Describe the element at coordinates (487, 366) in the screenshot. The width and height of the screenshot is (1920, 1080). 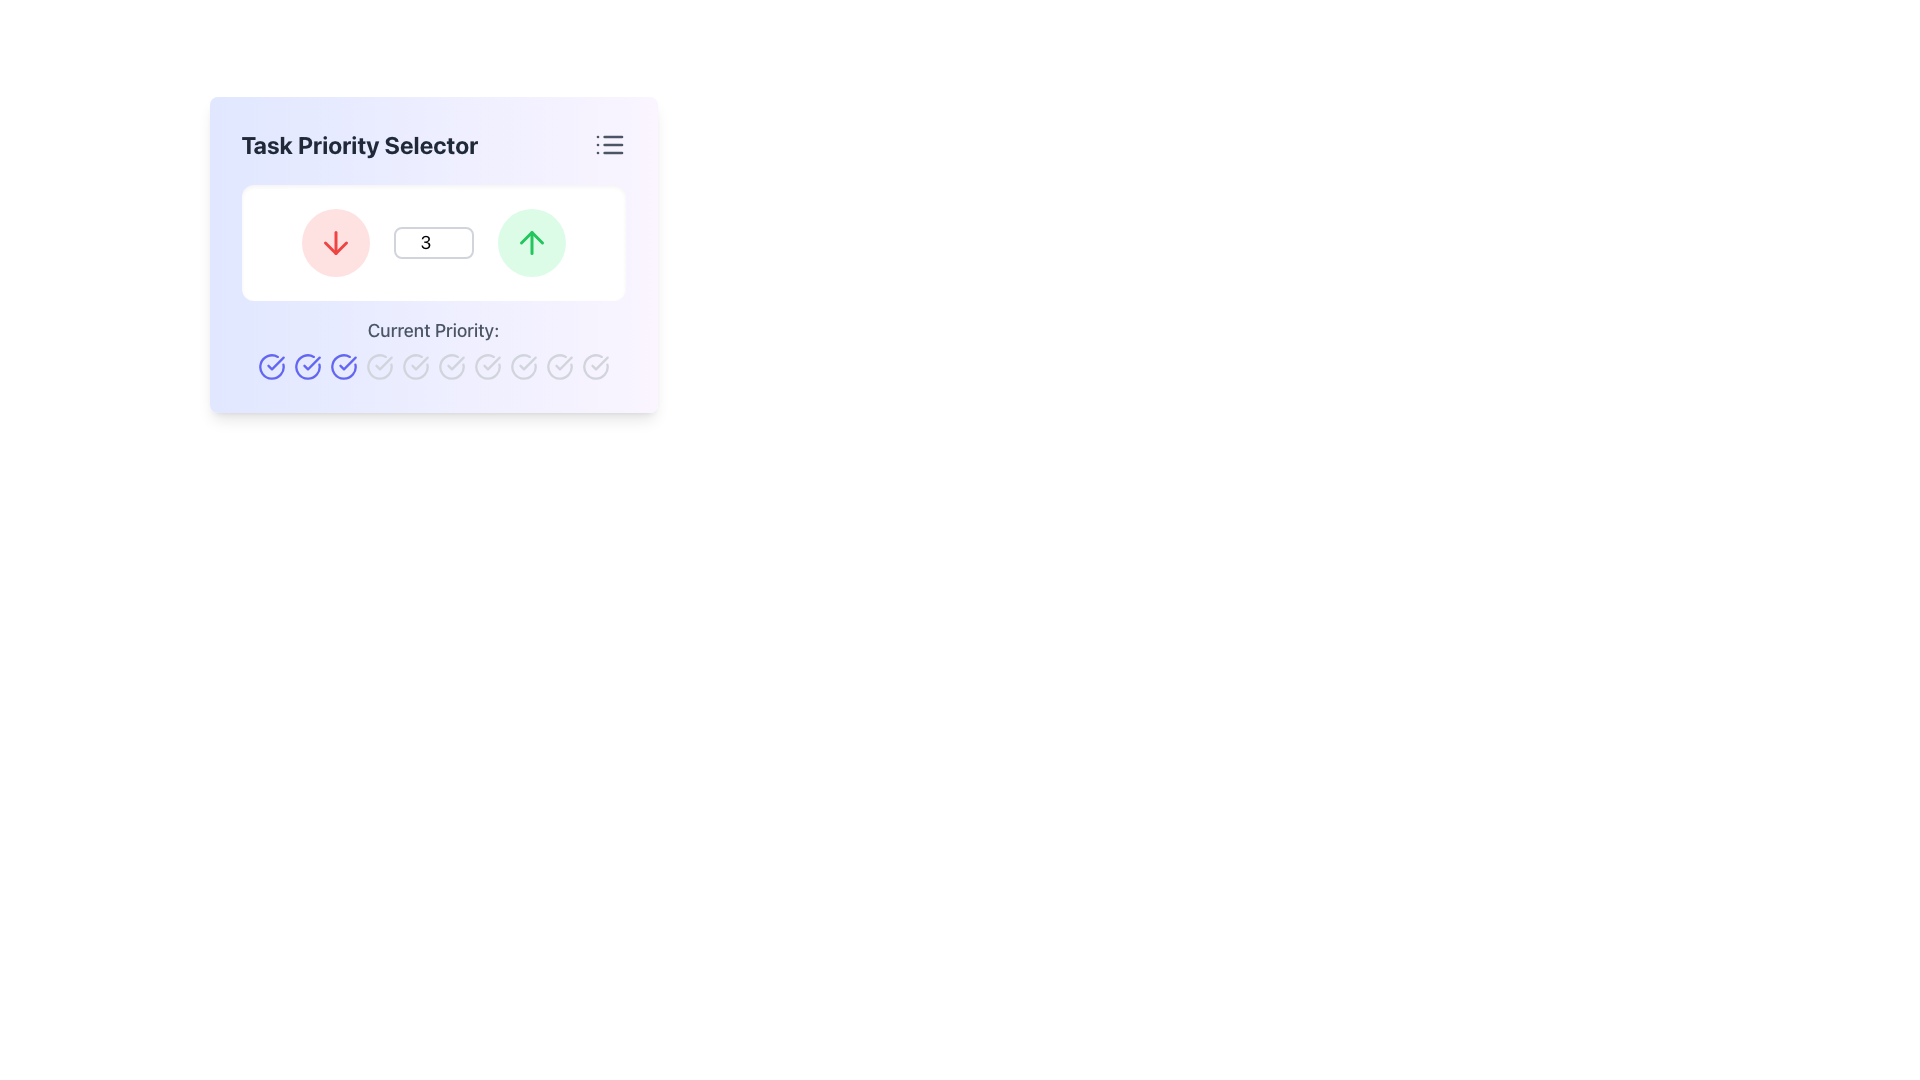
I see `the sixth circular icon representing a checkmark in the 'Current Priority:' section to interact or select it` at that location.